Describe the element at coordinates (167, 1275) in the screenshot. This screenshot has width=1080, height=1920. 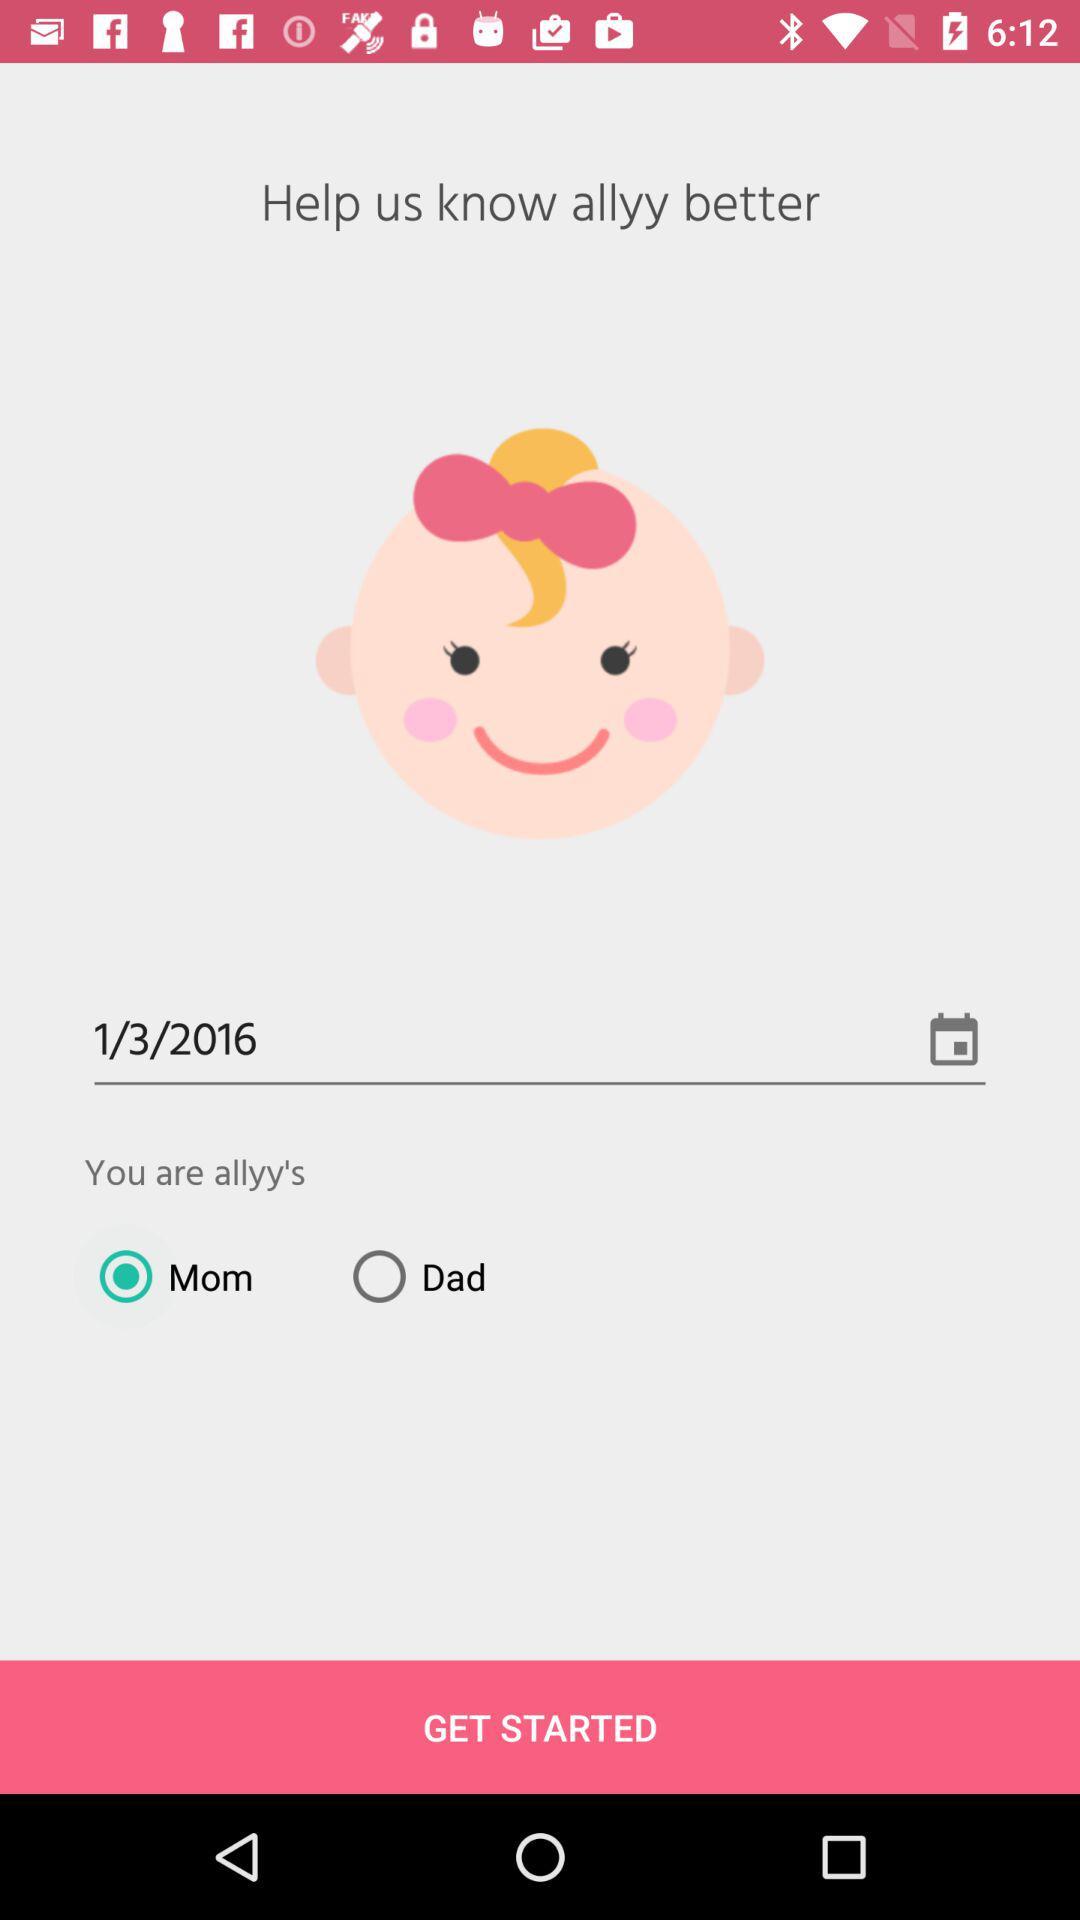
I see `the icon on the left` at that location.